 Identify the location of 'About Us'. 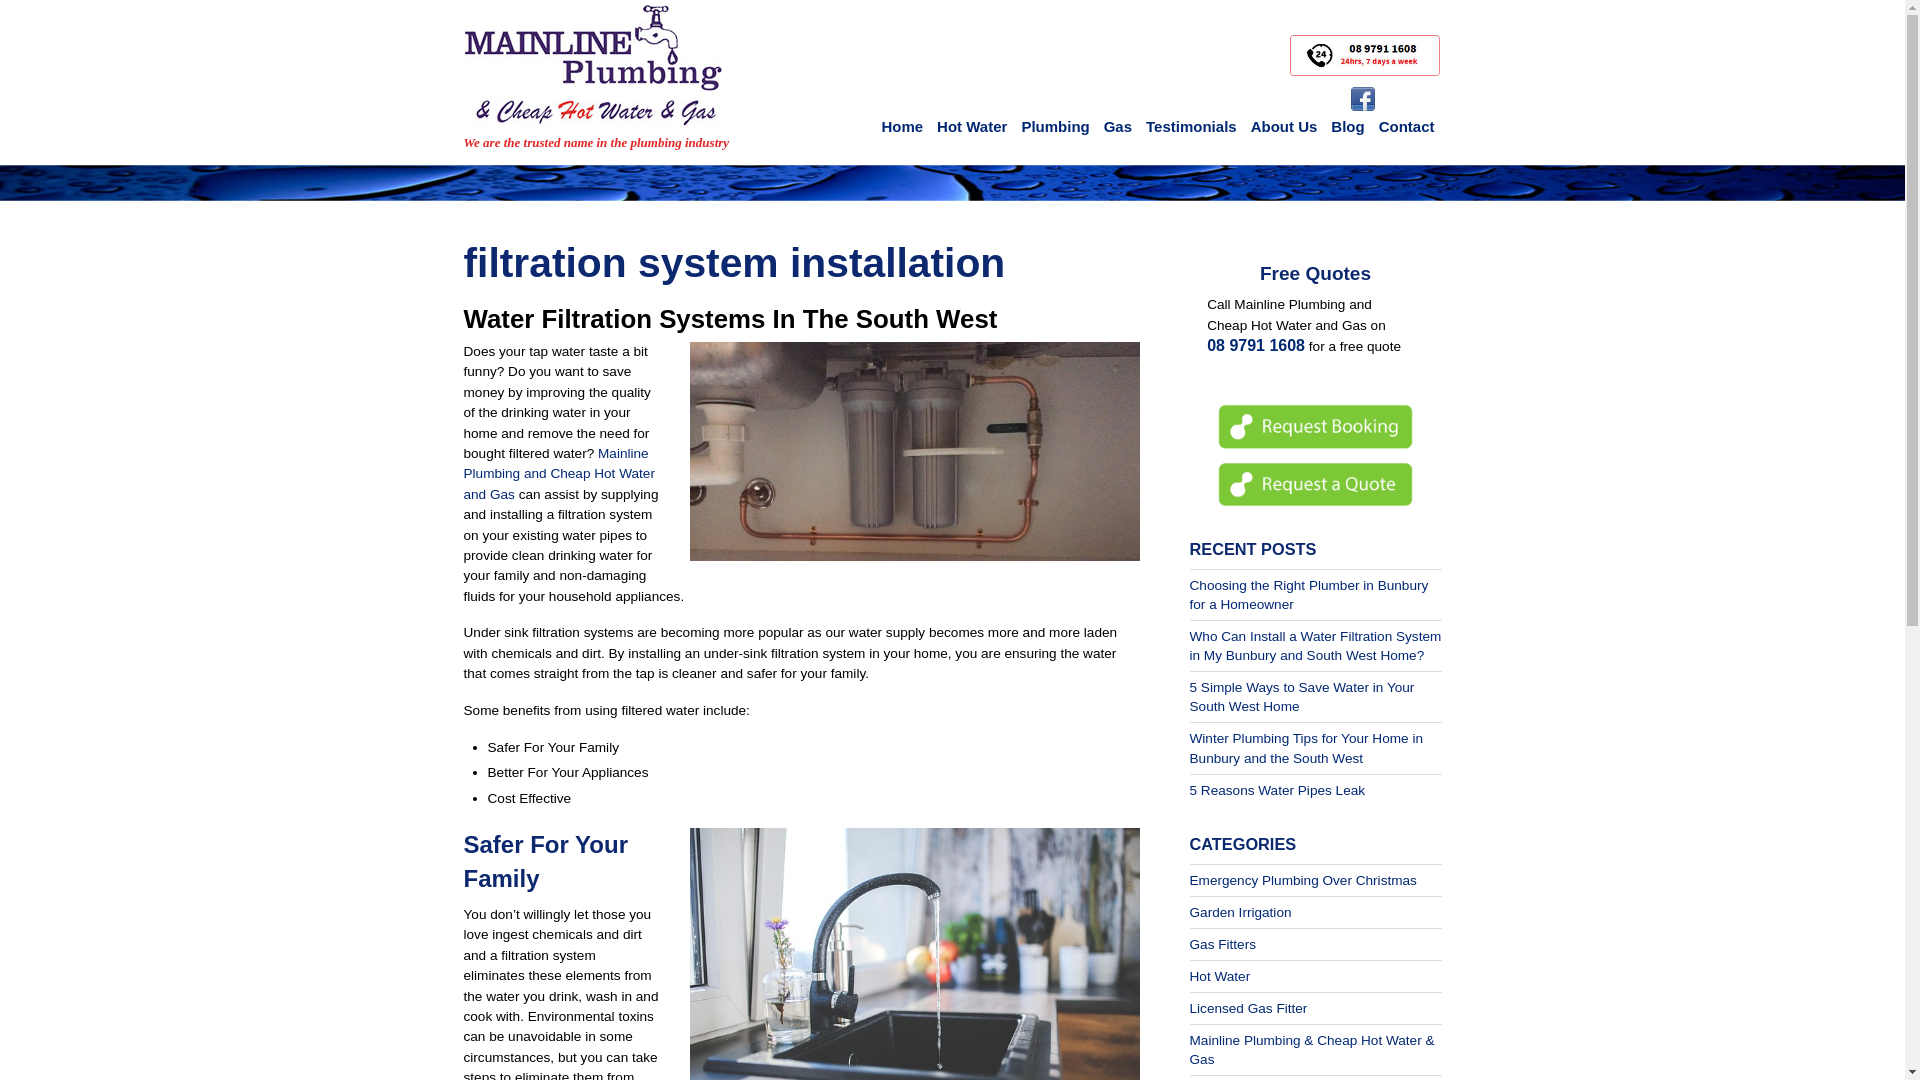
(1284, 126).